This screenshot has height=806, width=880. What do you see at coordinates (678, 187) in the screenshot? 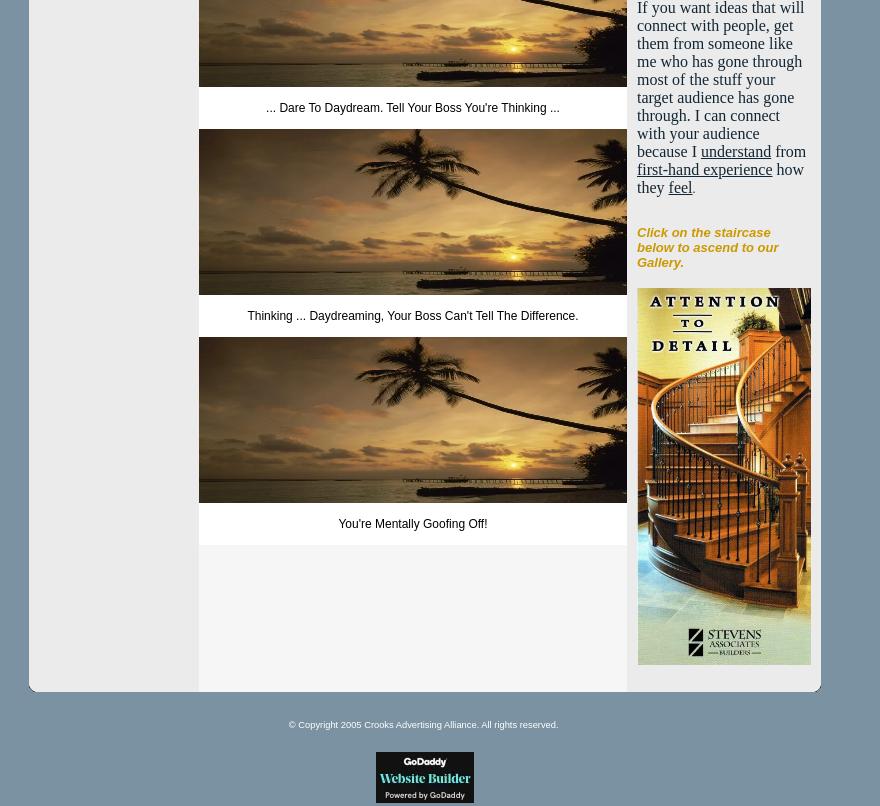
I see `'feel'` at bounding box center [678, 187].